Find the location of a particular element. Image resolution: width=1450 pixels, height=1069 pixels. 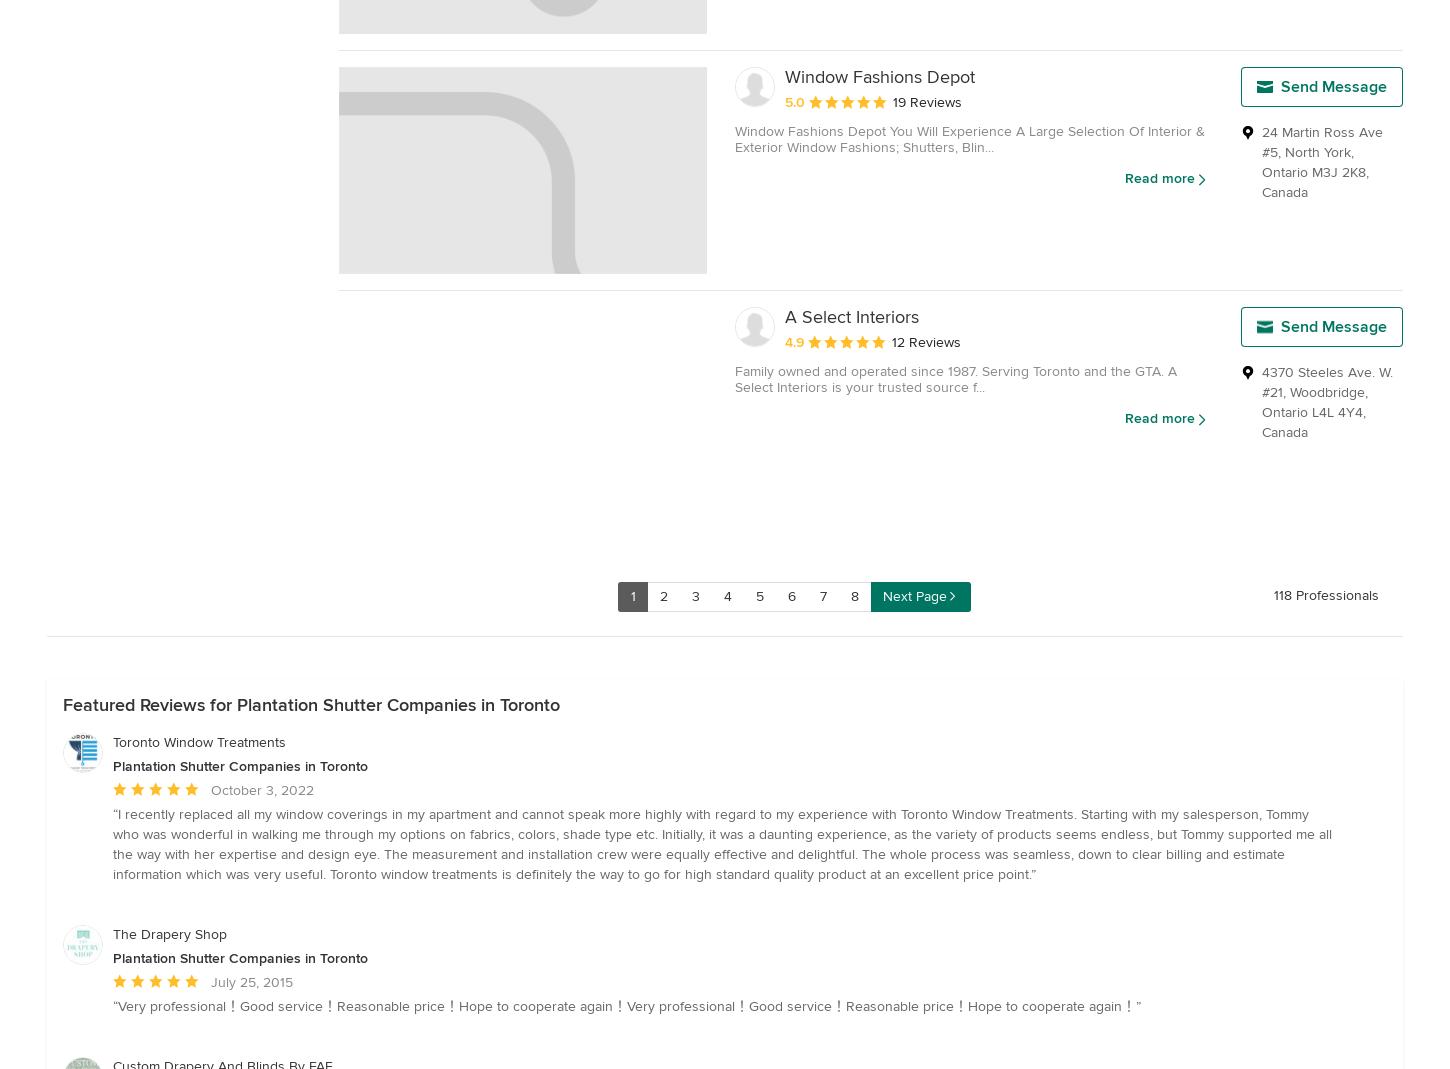

'3' is located at coordinates (695, 596).